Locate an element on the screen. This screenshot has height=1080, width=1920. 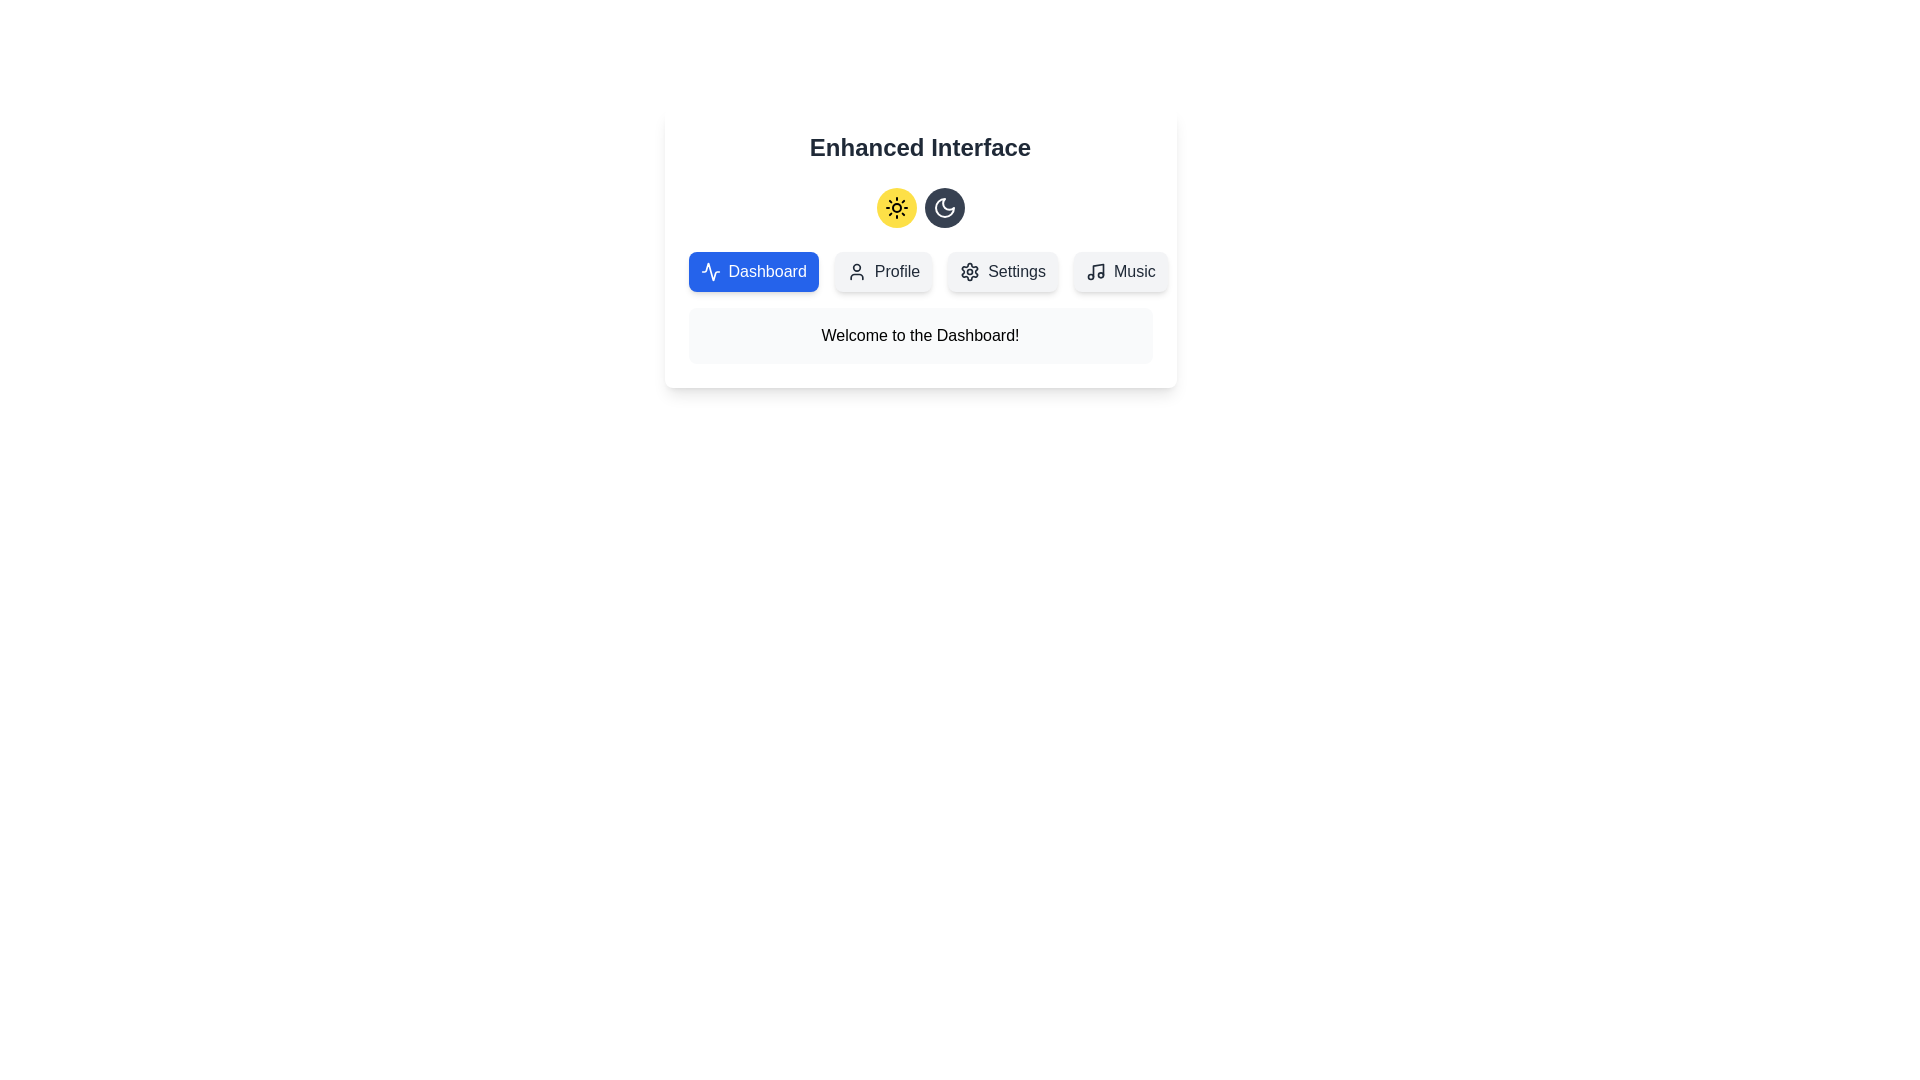
the 'Settings' button, which is a rectangular button with a gear icon on the left and the text 'Settings' centered, located between the 'Profile' and 'Music' buttons is located at coordinates (1003, 272).